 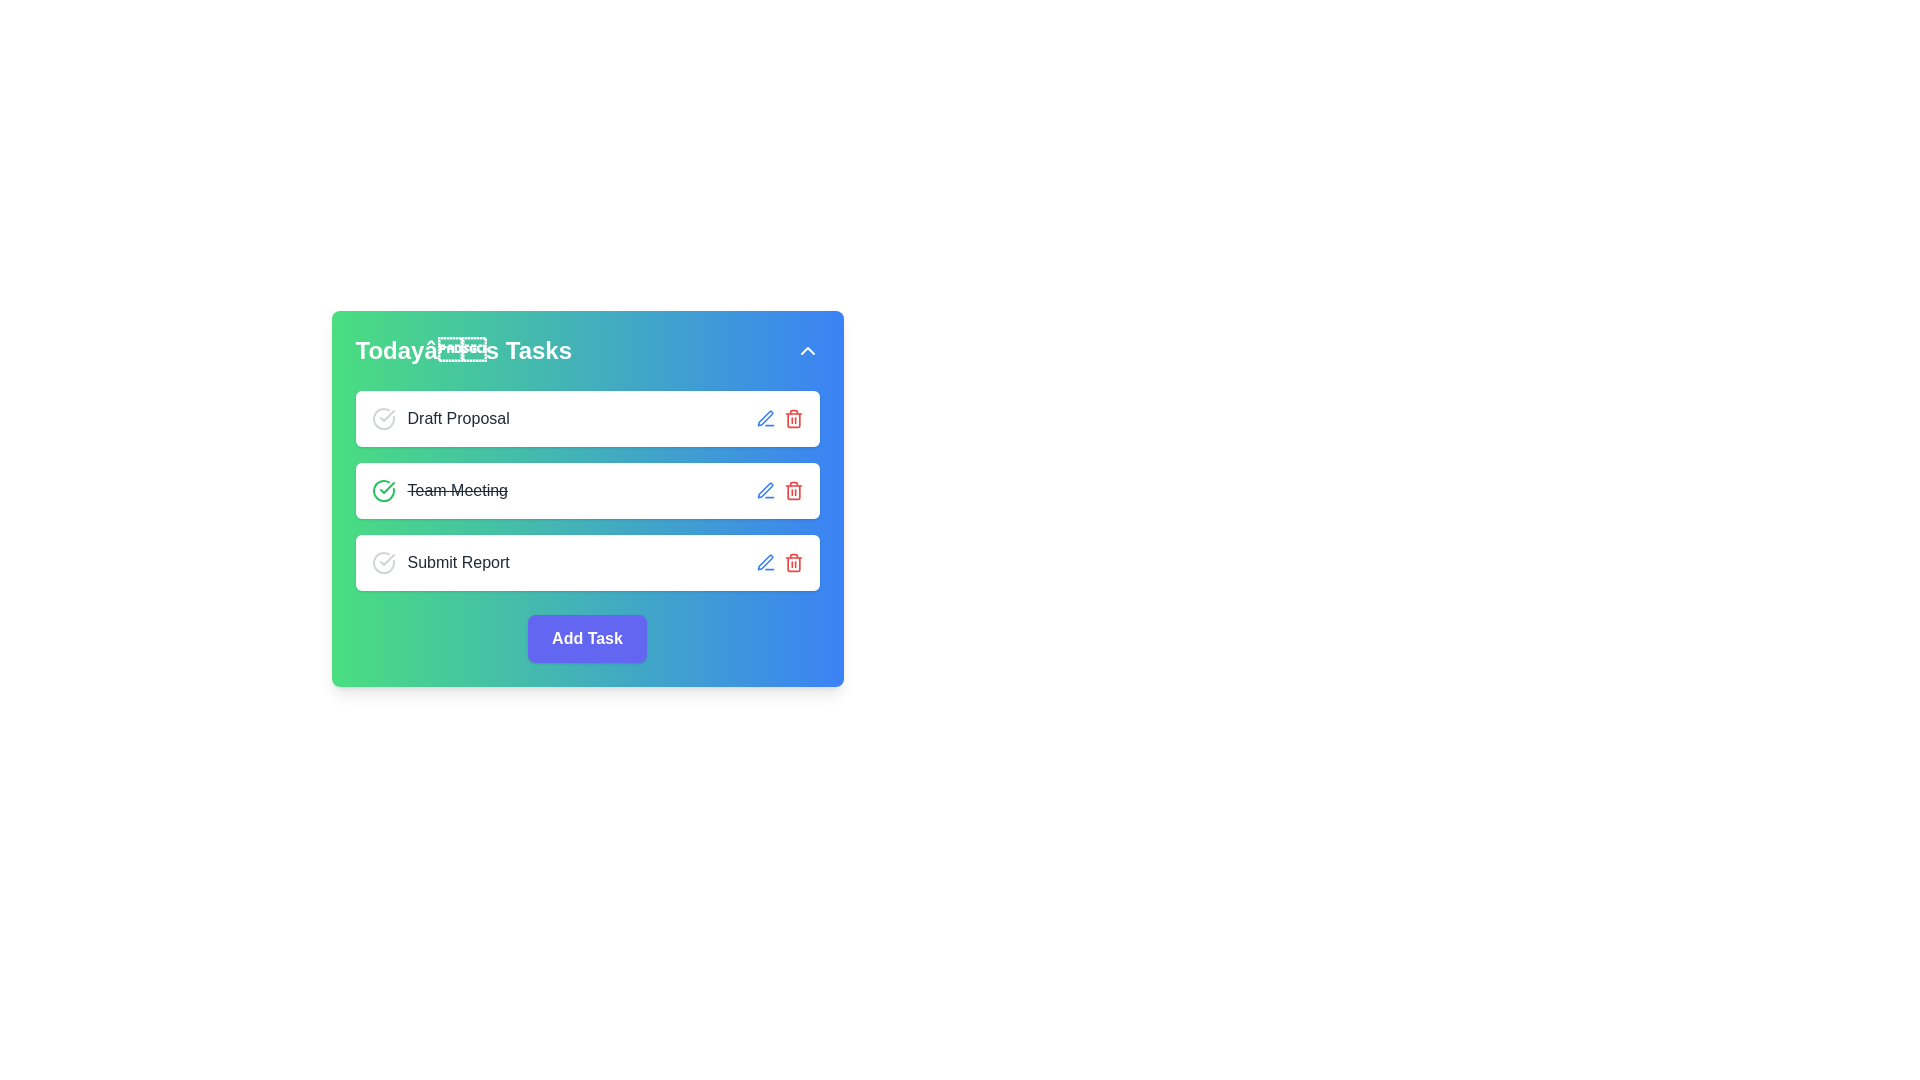 What do you see at coordinates (586, 639) in the screenshot?
I see `the 'Add New Task' button located at the bottom of the 'Today's Tasks' card` at bounding box center [586, 639].